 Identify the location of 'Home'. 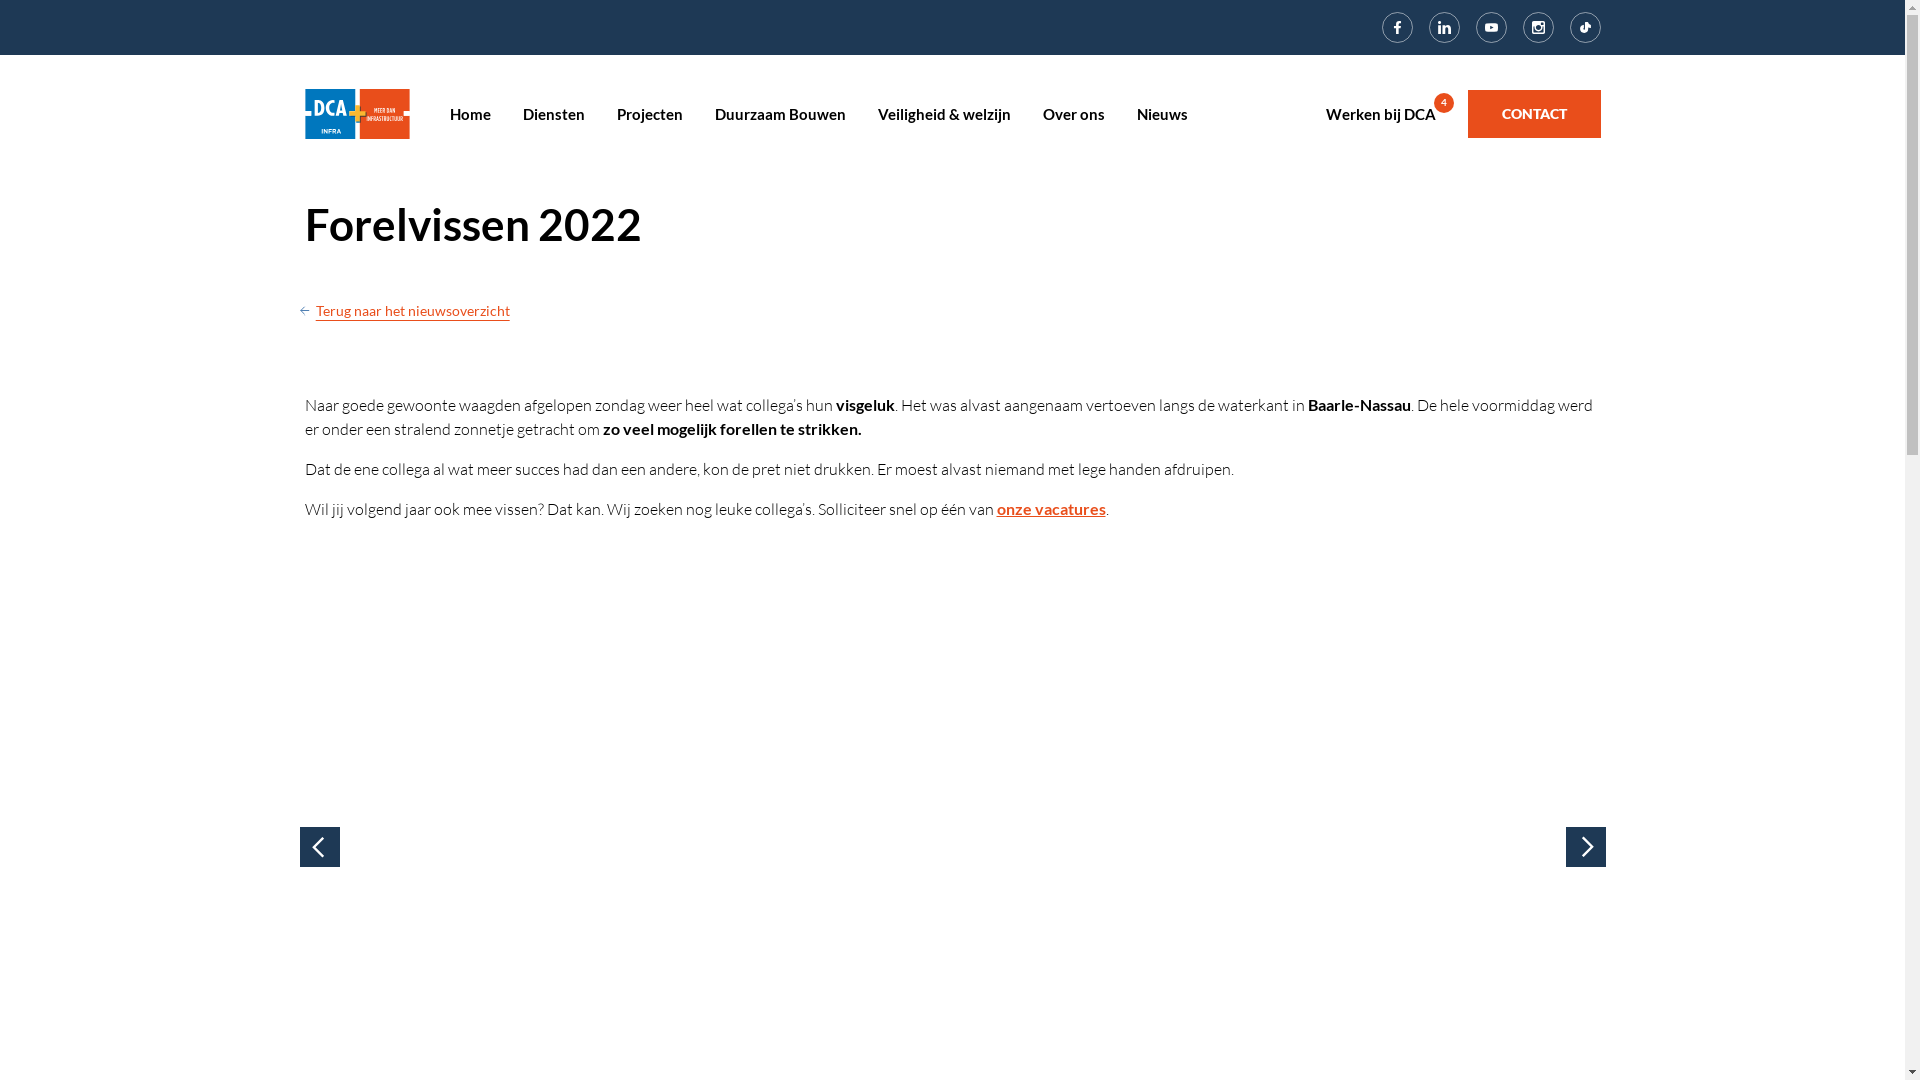
(469, 114).